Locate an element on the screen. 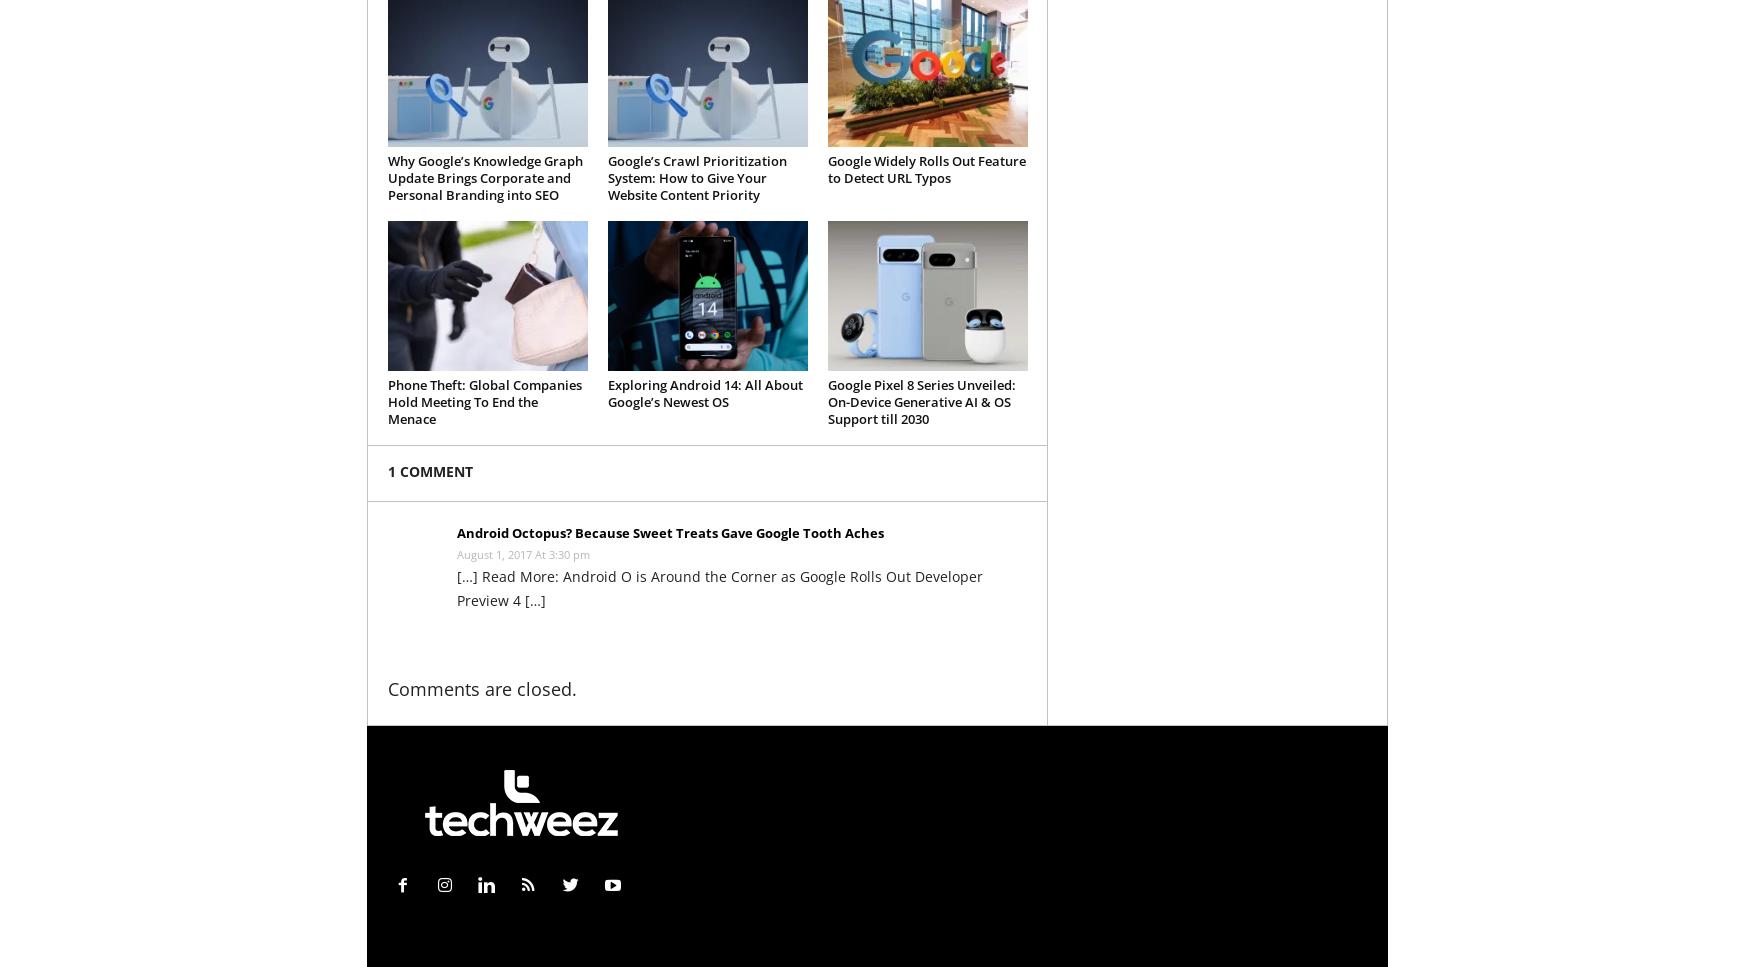 This screenshot has height=967, width=1754. 'August 1, 2017						                        At						                        3:30 pm' is located at coordinates (521, 554).